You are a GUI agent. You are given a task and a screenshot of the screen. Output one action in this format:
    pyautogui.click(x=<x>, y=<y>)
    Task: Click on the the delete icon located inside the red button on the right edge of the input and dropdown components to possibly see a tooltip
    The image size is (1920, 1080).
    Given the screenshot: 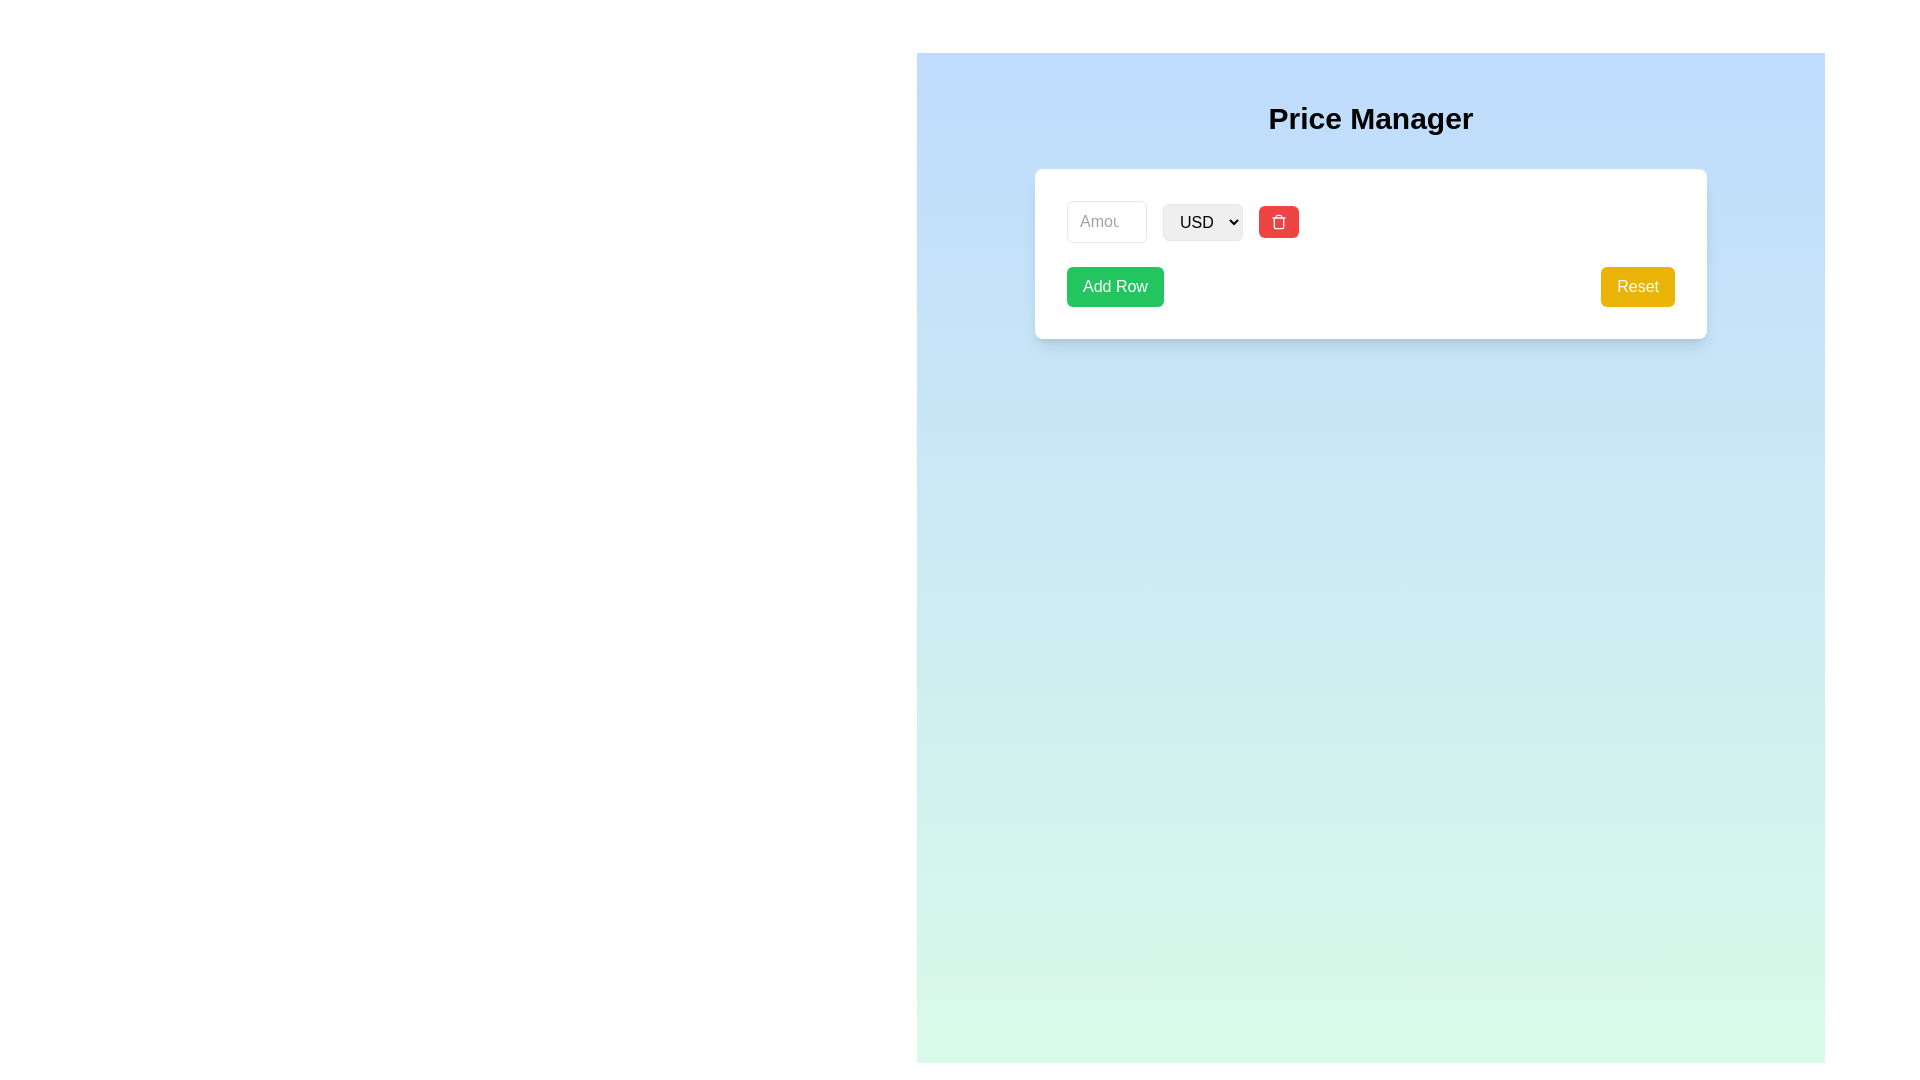 What is the action you would take?
    pyautogui.click(x=1277, y=222)
    